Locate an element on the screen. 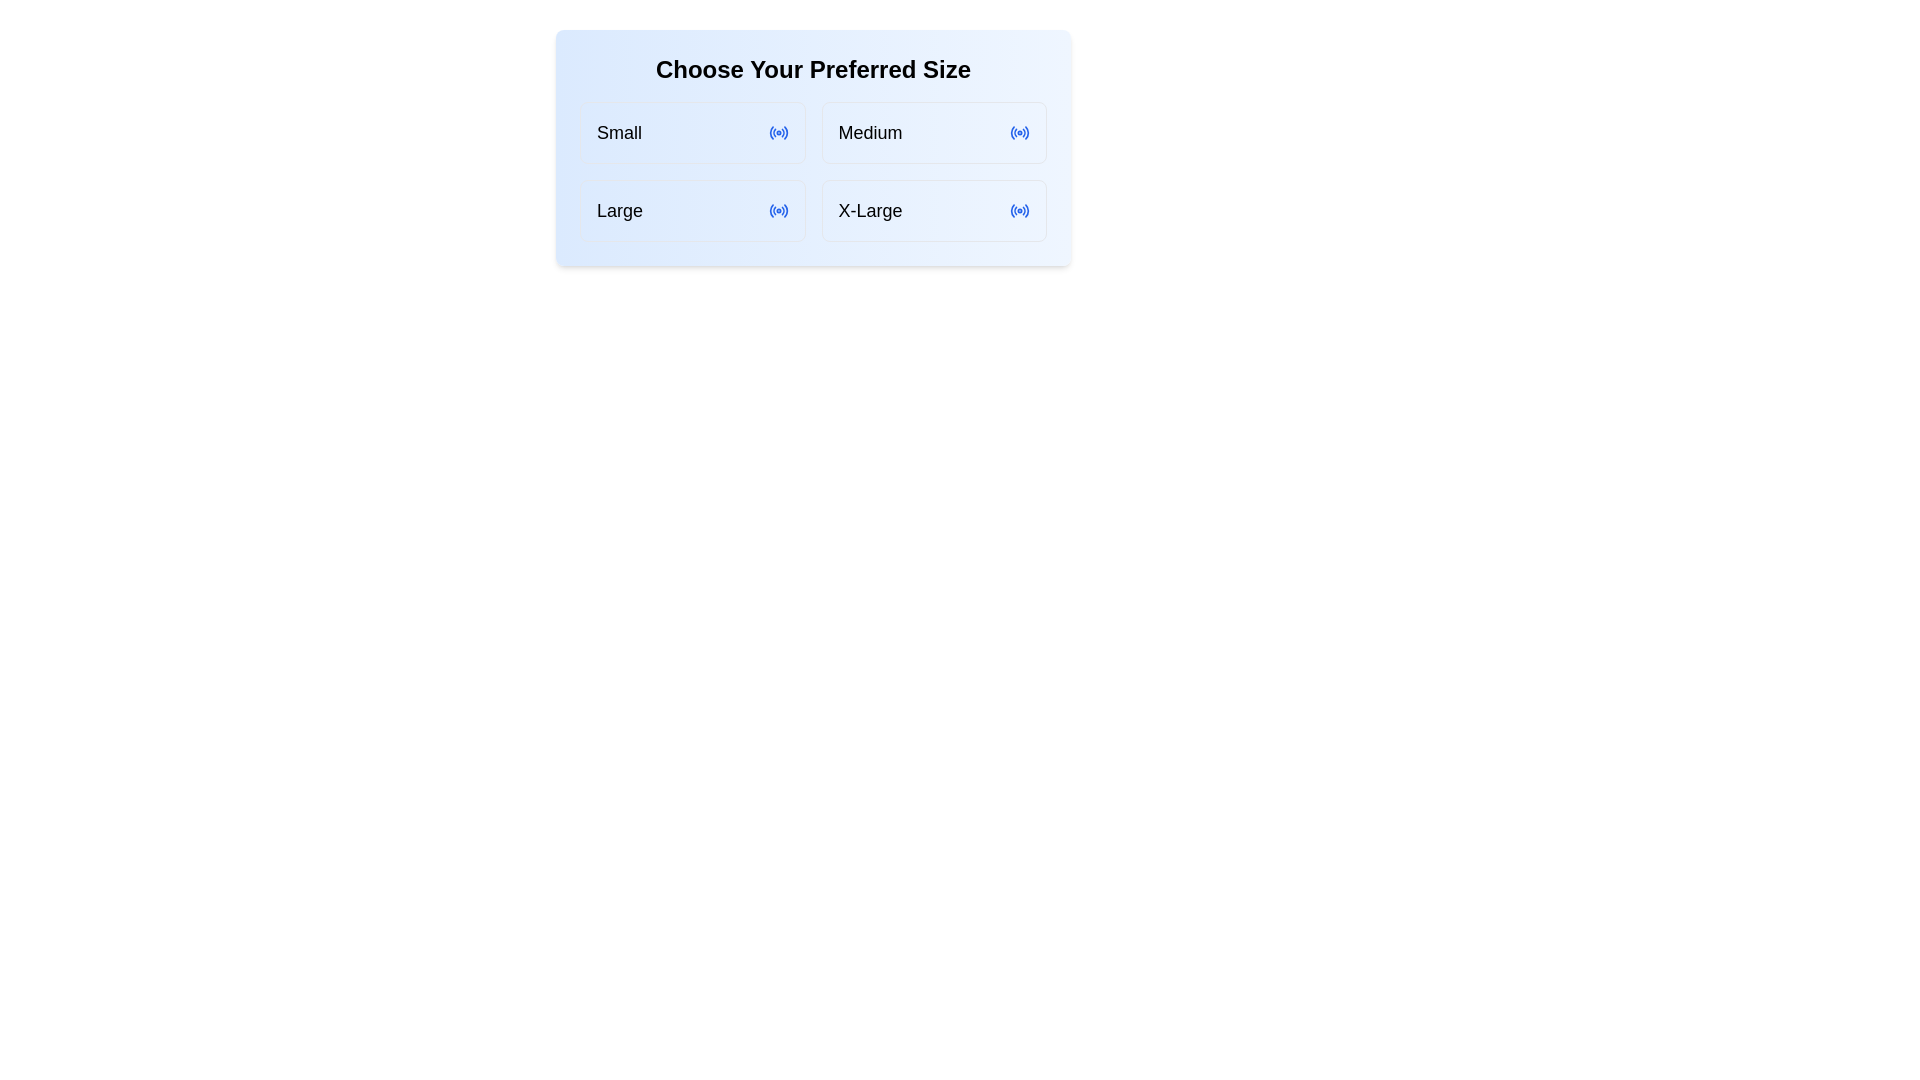 The height and width of the screenshot is (1080, 1920). the 'Small' label in bold font style located in the upper left corner of the 'Choose Your Preferred Size' option pane is located at coordinates (618, 132).